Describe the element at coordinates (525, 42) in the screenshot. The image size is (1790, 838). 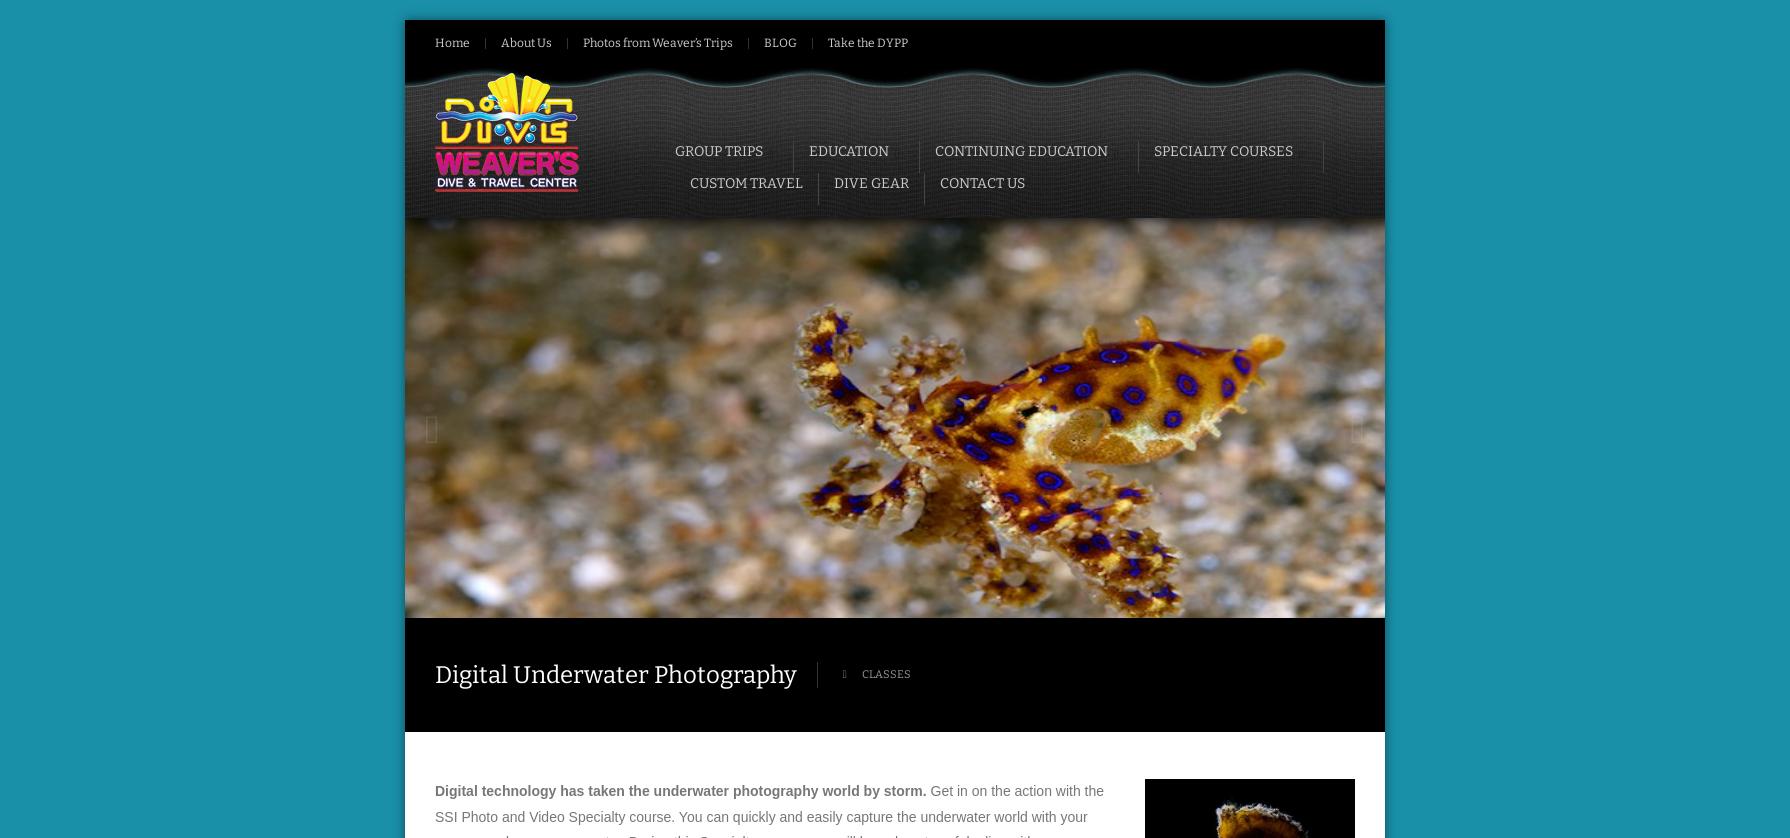
I see `'About Us'` at that location.